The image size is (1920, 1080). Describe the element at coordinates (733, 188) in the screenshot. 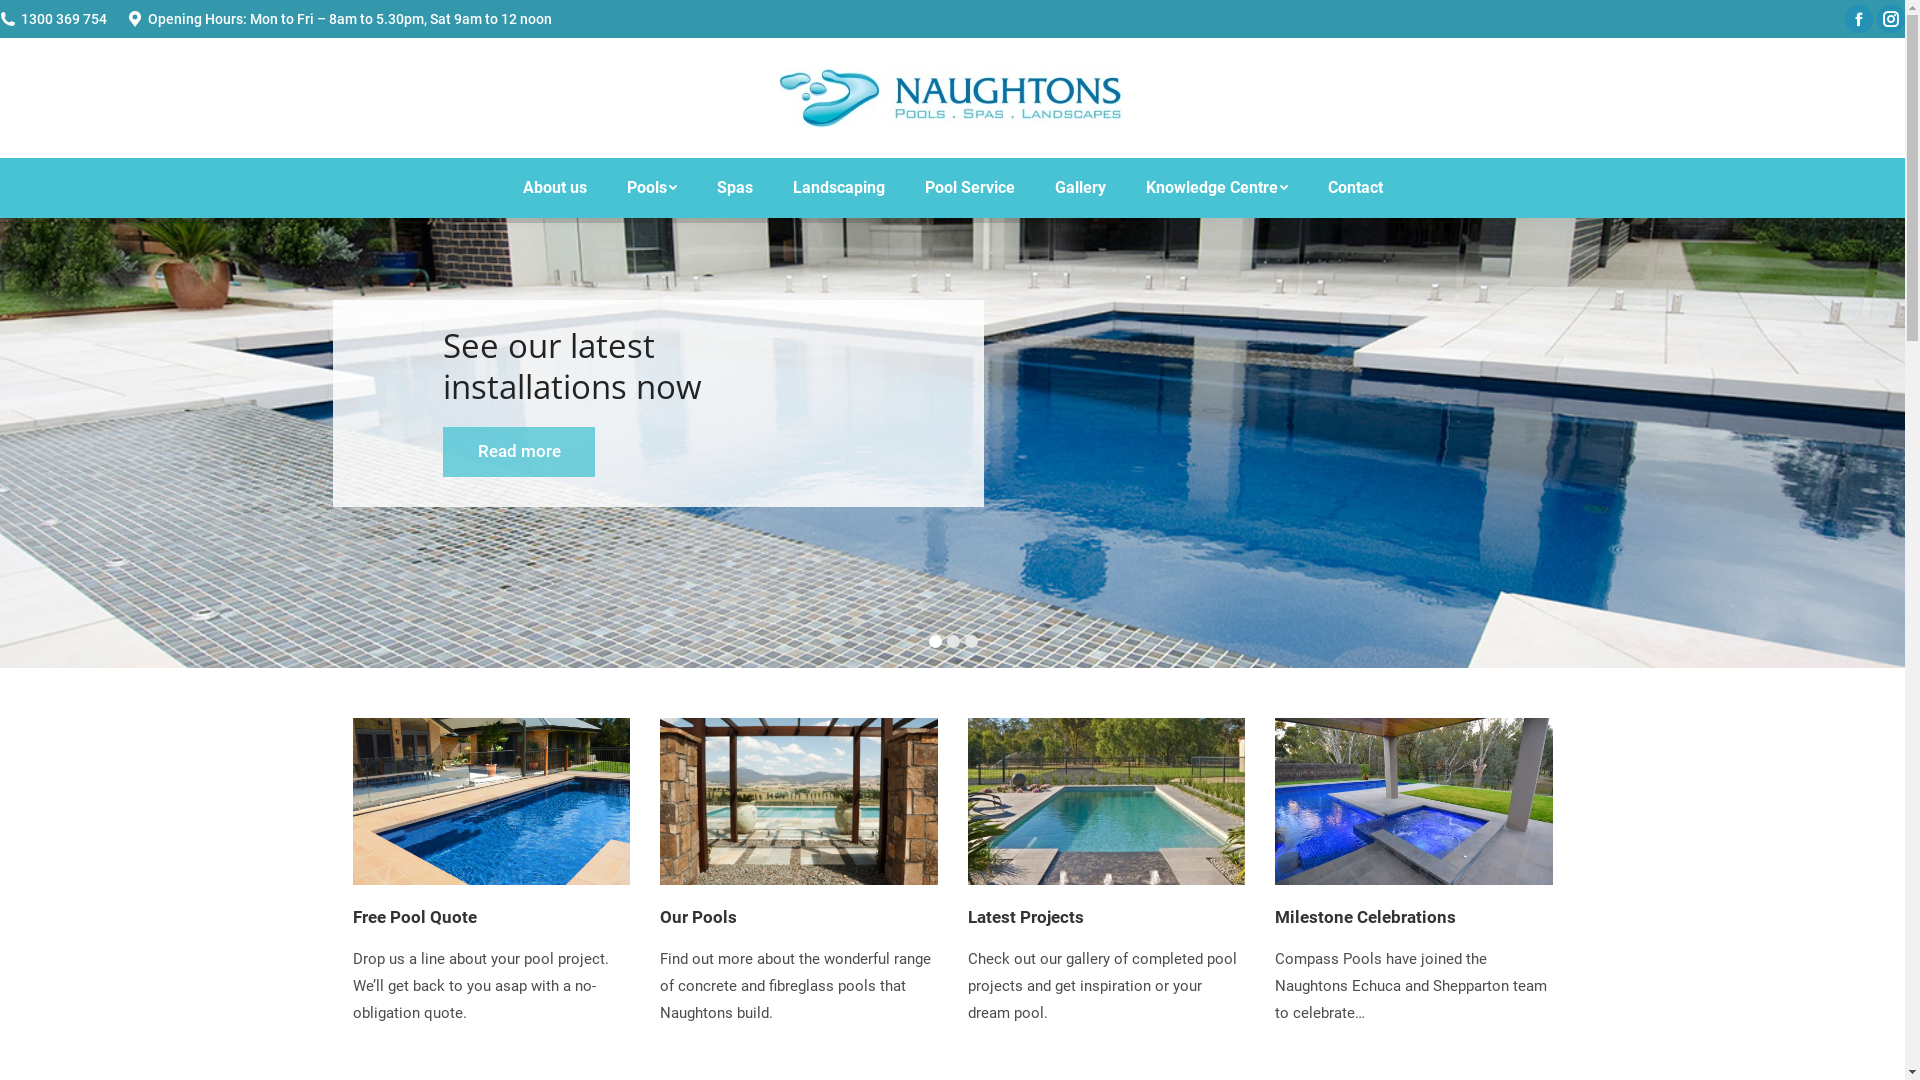

I see `'Spas'` at that location.